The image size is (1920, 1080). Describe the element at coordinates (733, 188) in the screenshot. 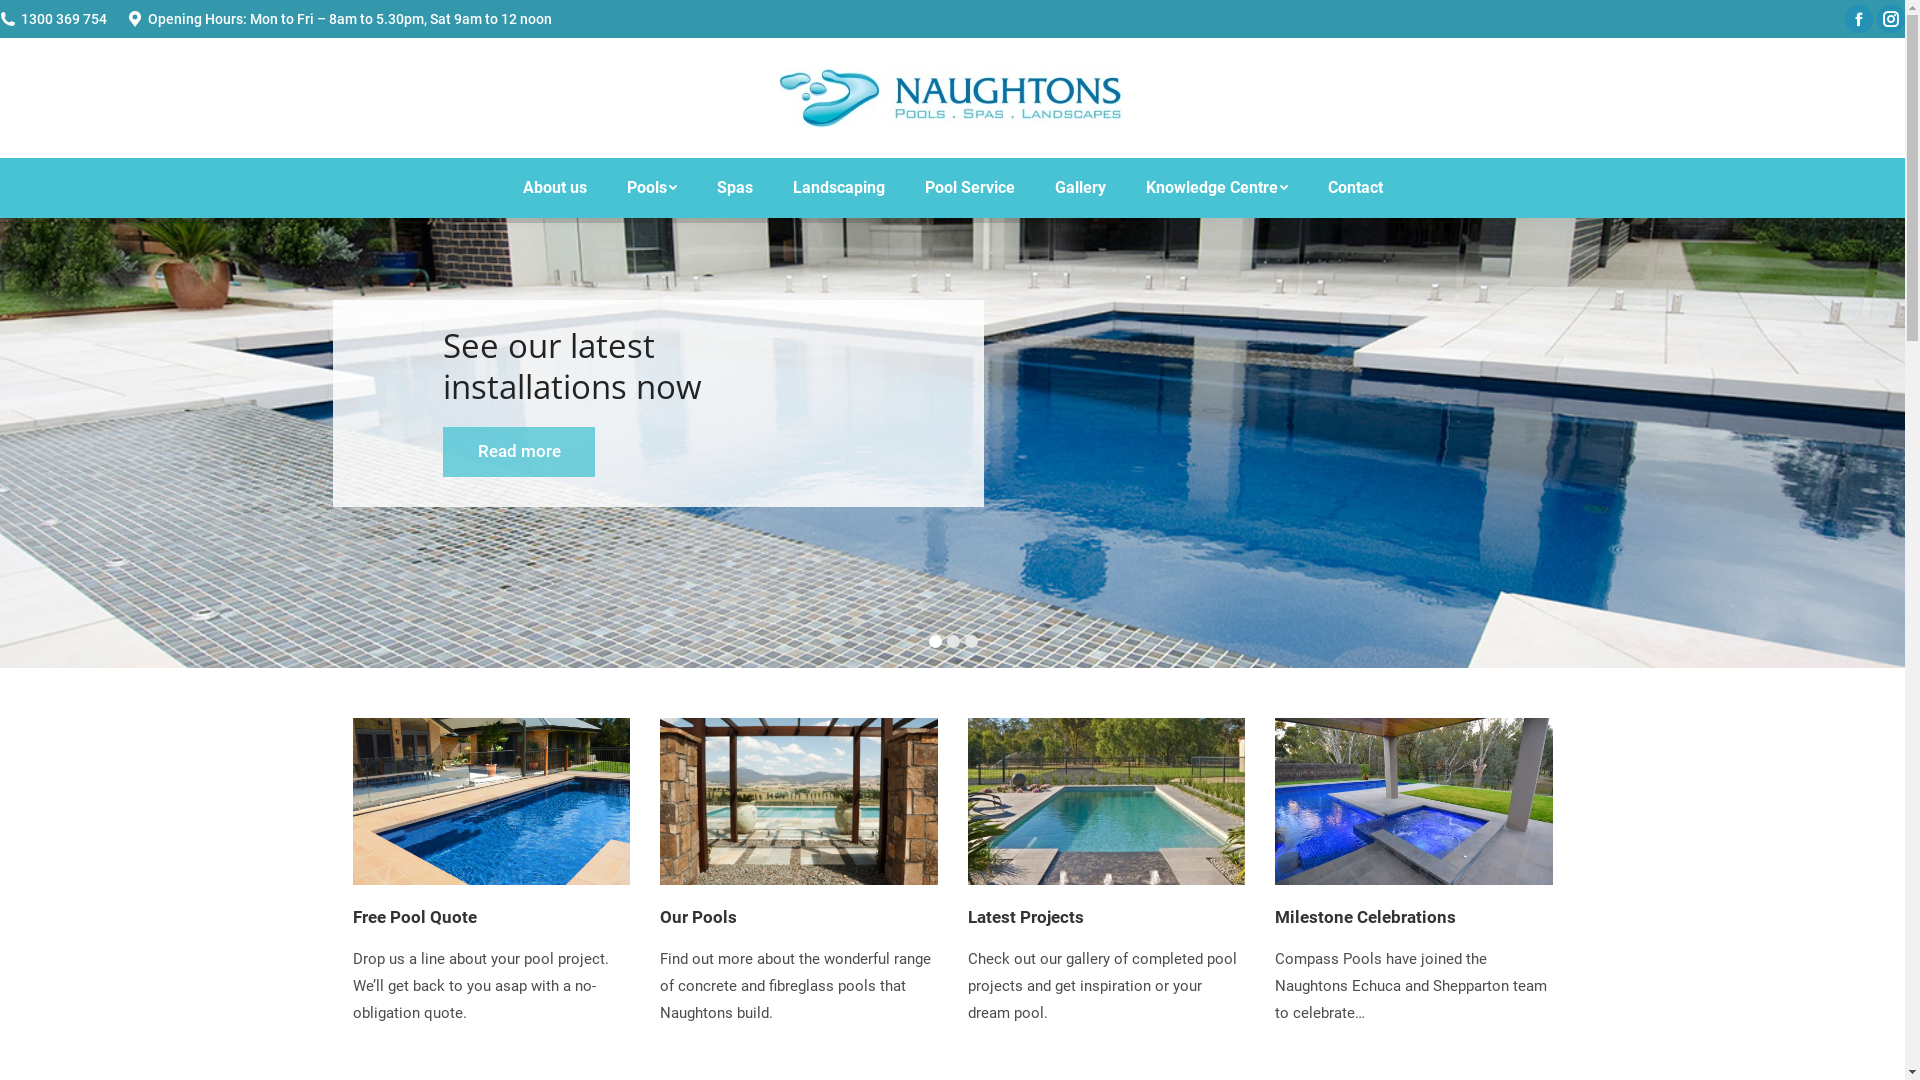

I see `'Spas'` at that location.